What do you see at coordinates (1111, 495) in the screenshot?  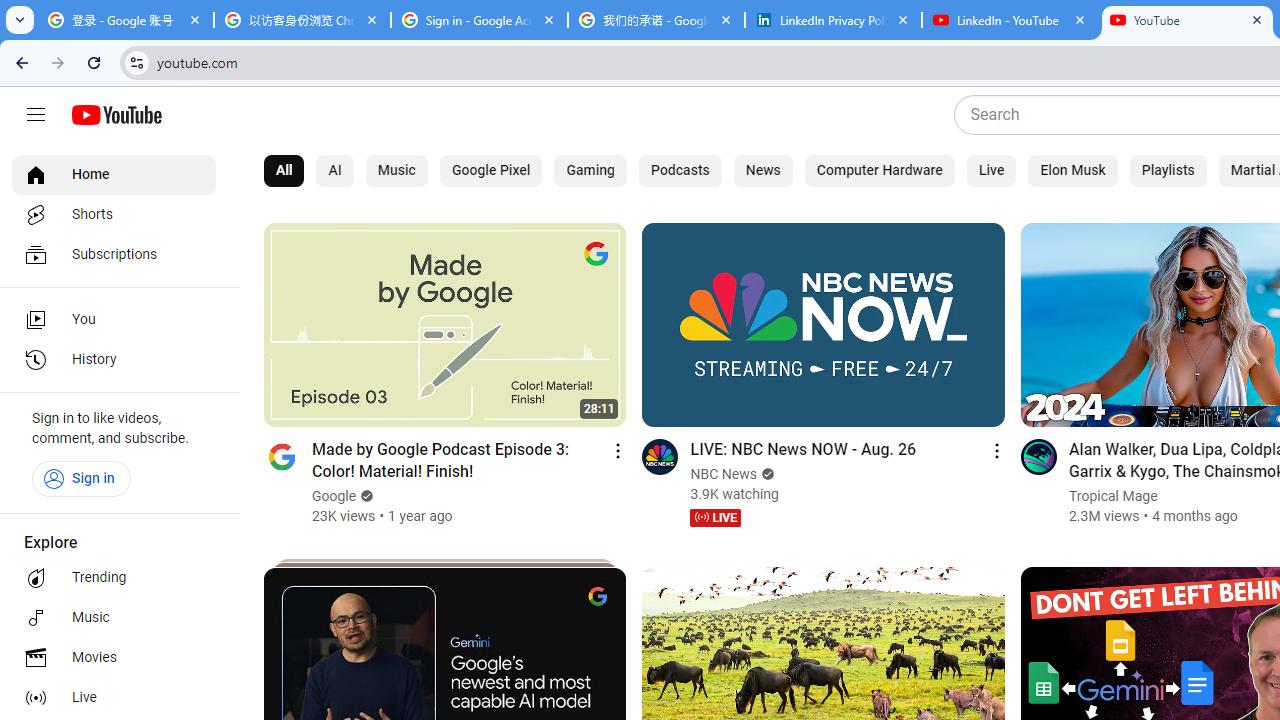 I see `'Tropical Mage'` at bounding box center [1111, 495].